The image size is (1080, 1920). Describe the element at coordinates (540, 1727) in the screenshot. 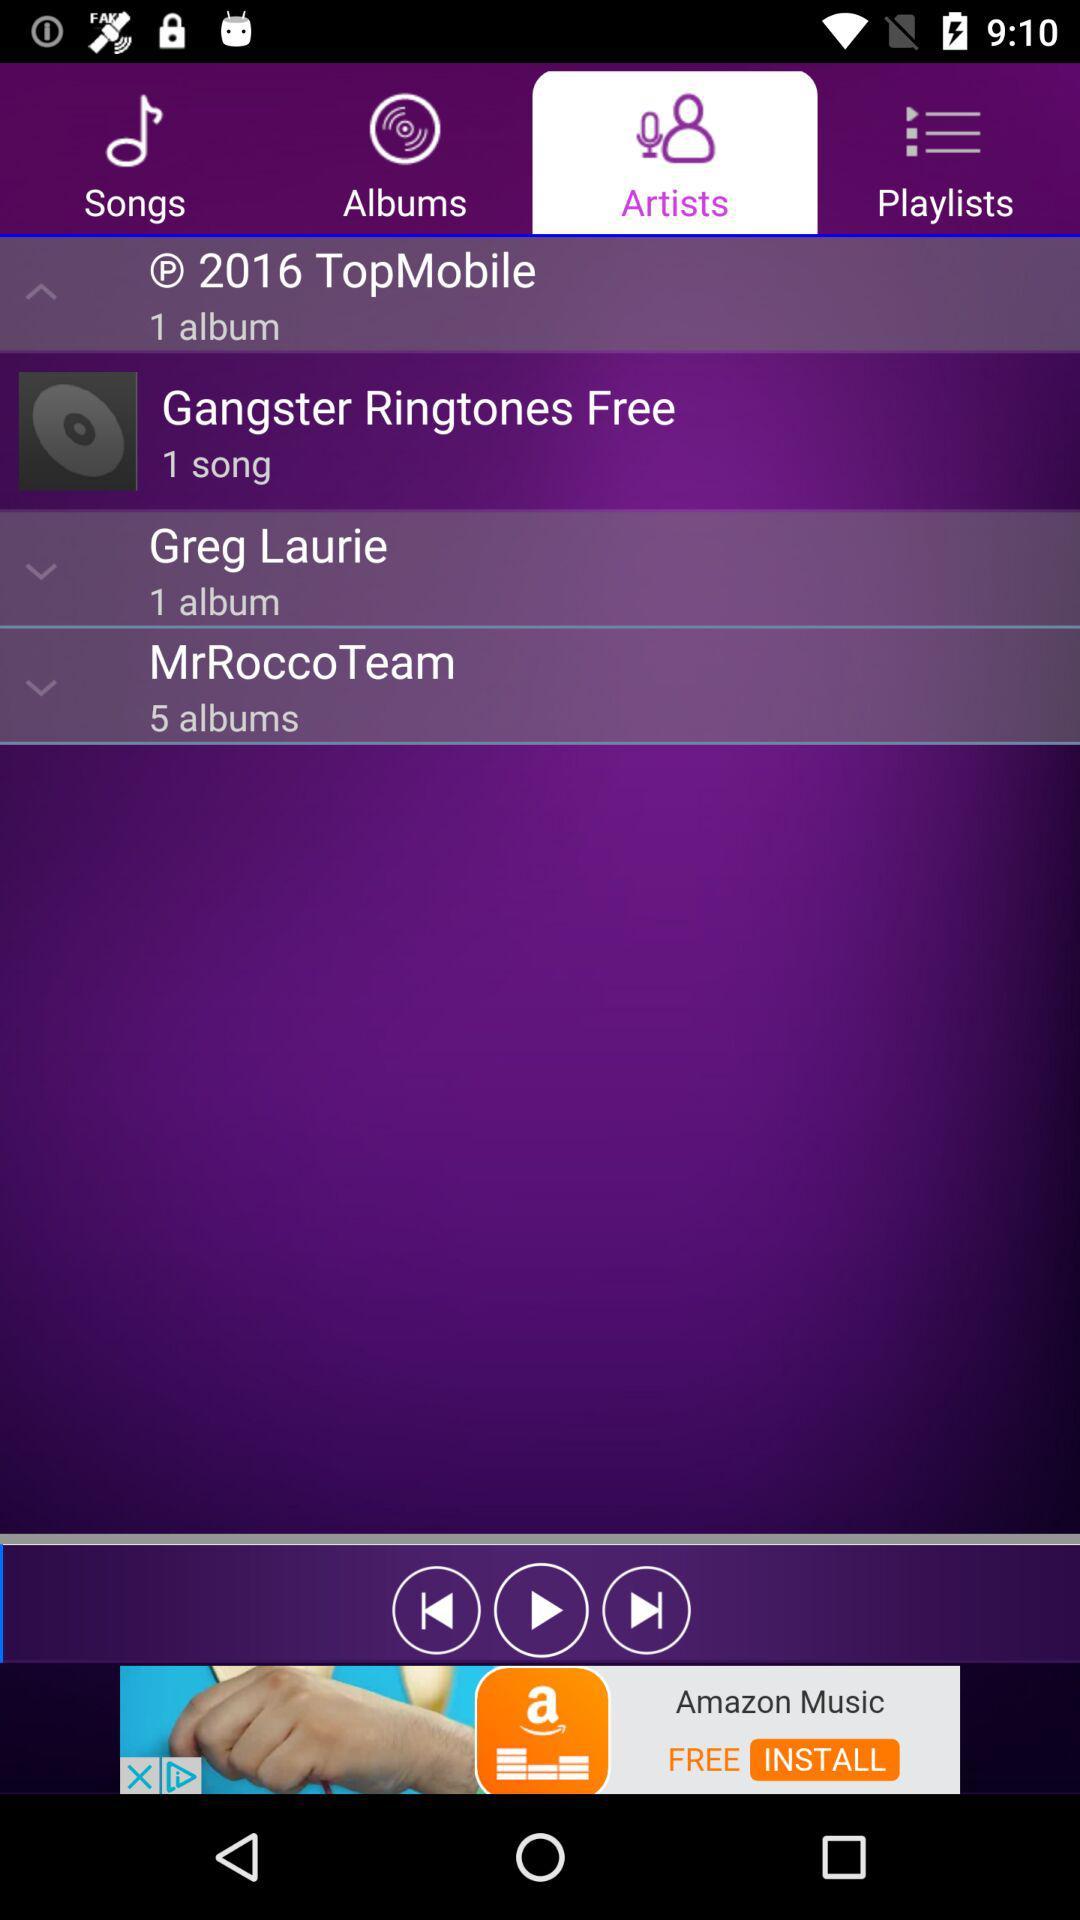

I see `see sponsored content` at that location.